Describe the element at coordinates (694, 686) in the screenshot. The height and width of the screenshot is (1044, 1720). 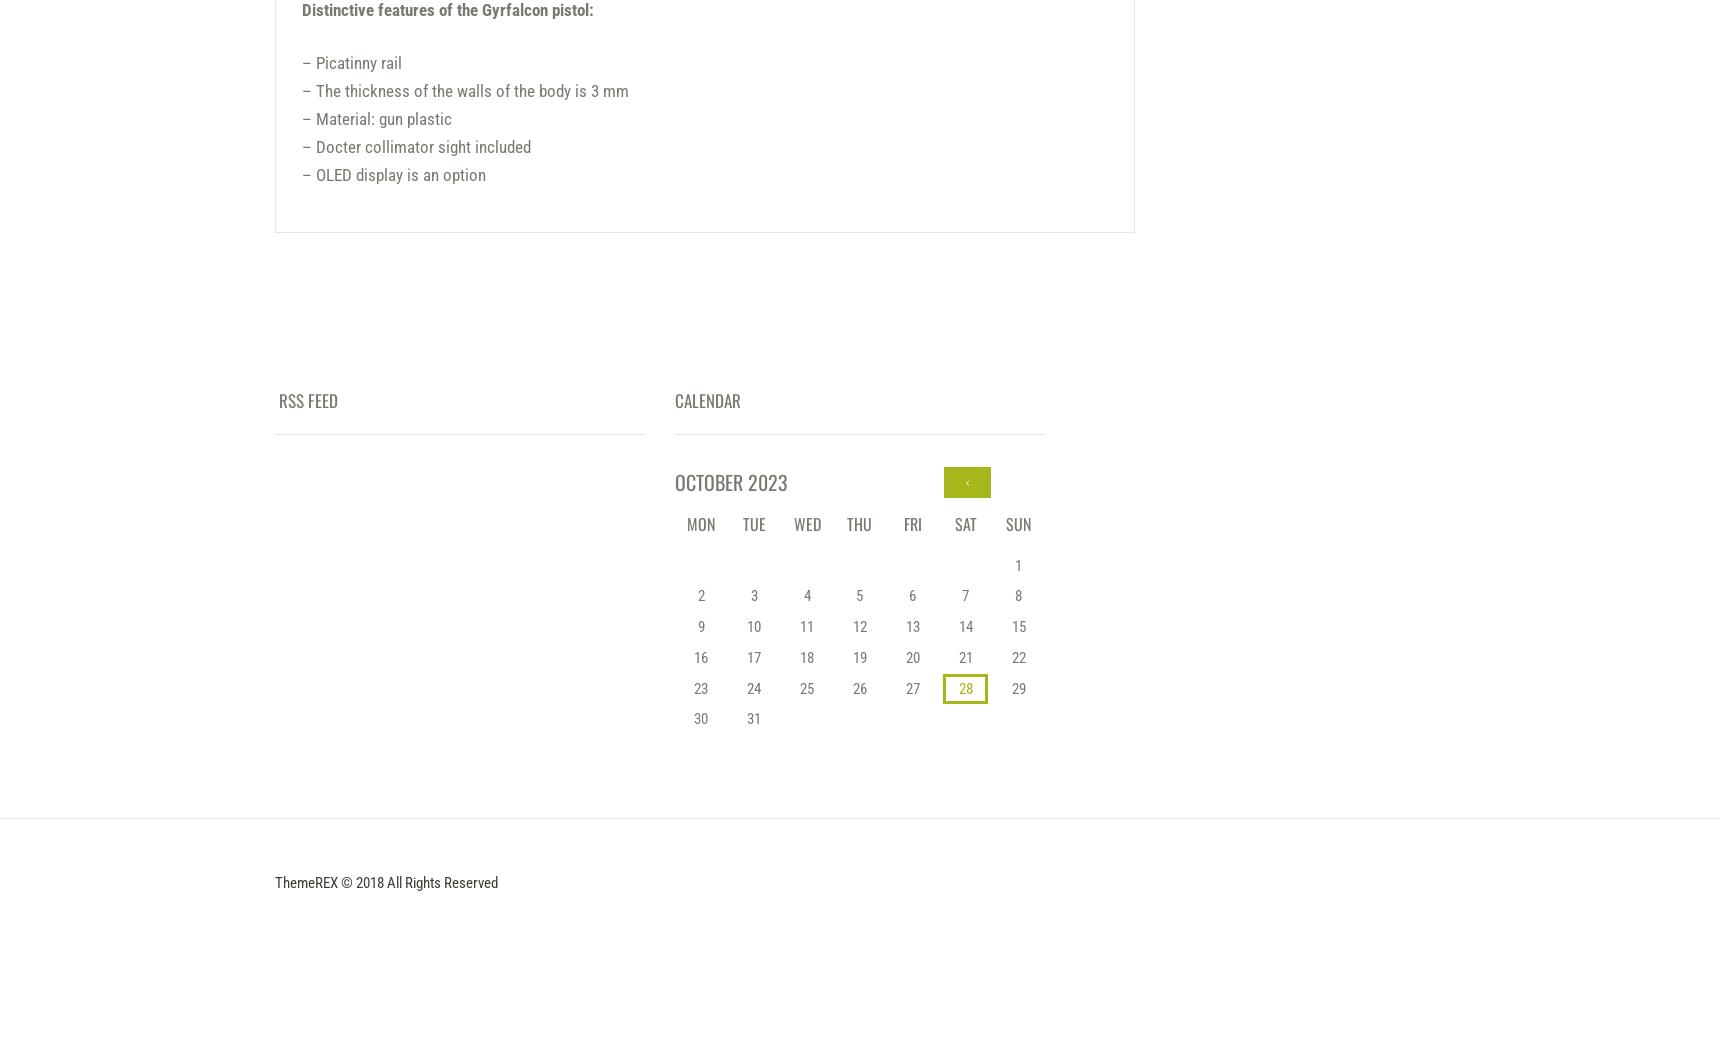
I see `'23'` at that location.